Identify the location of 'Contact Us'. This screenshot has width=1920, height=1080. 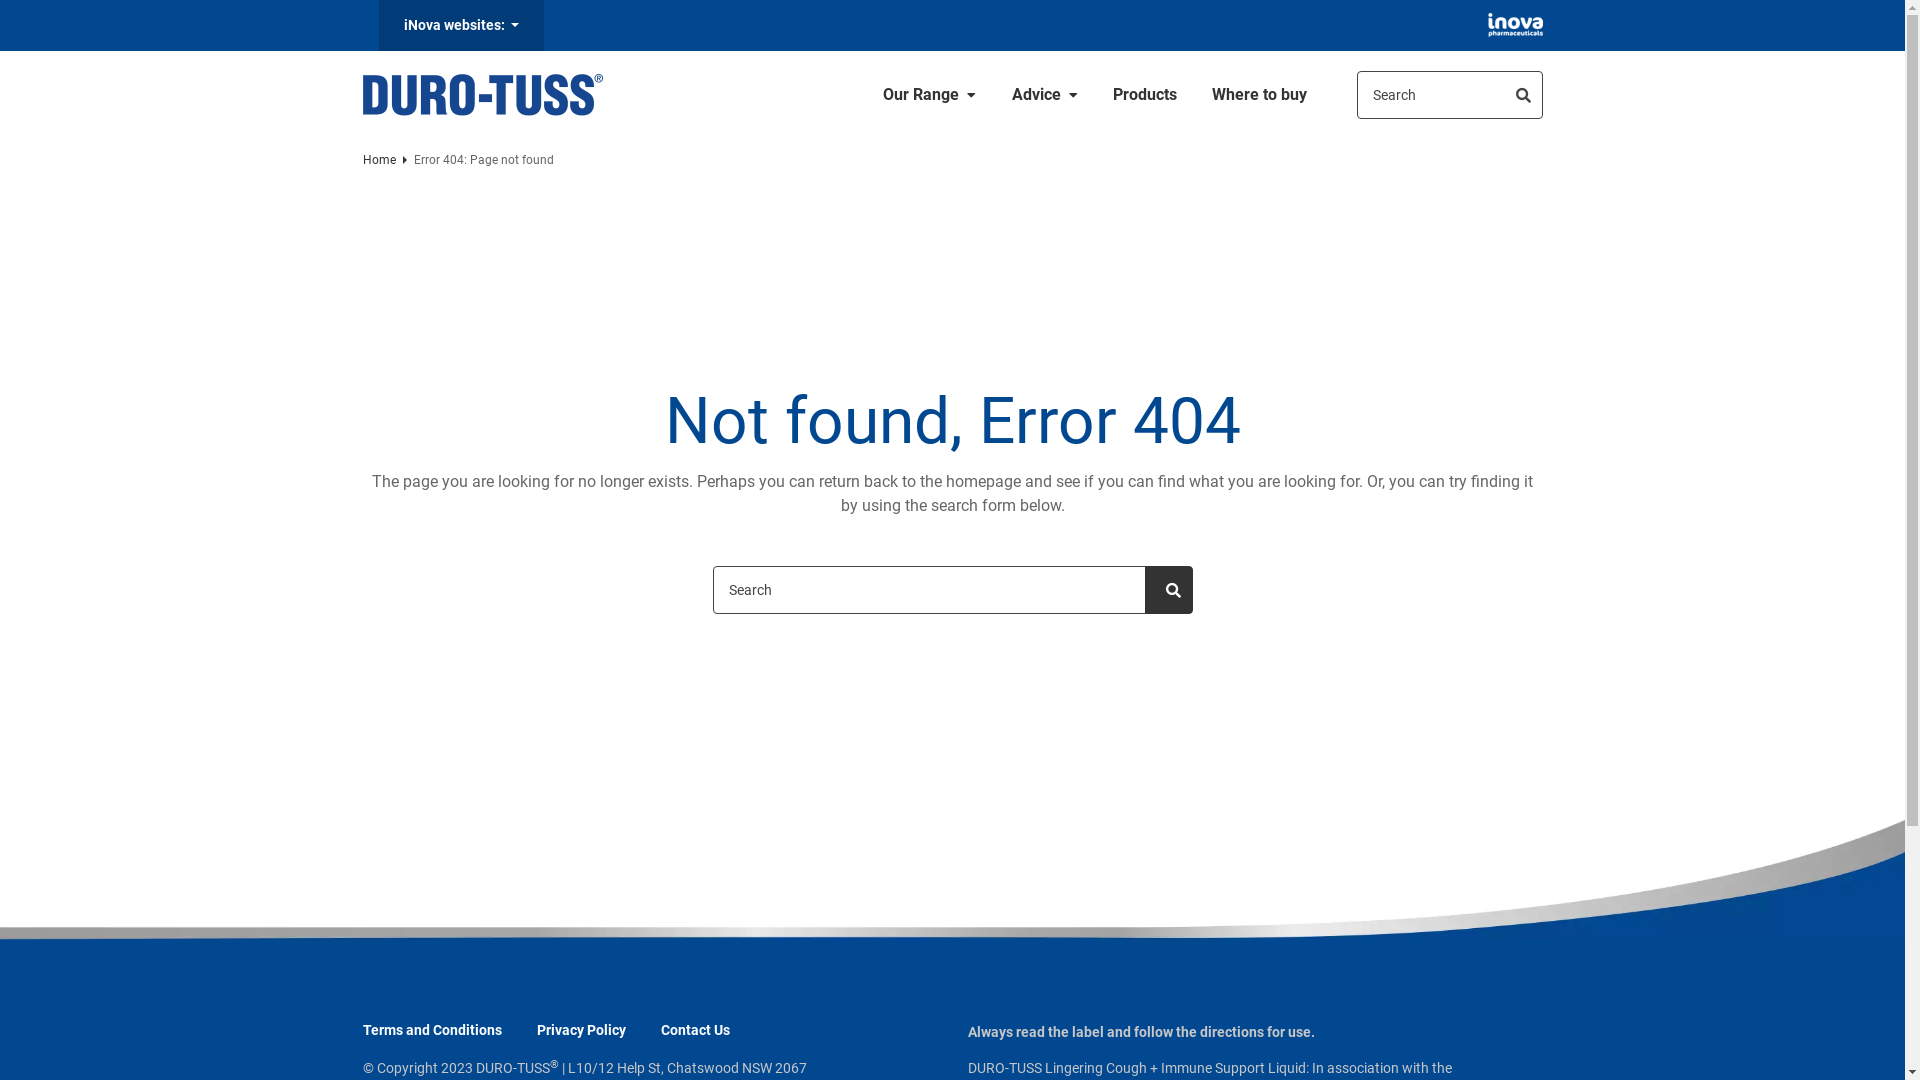
(694, 1029).